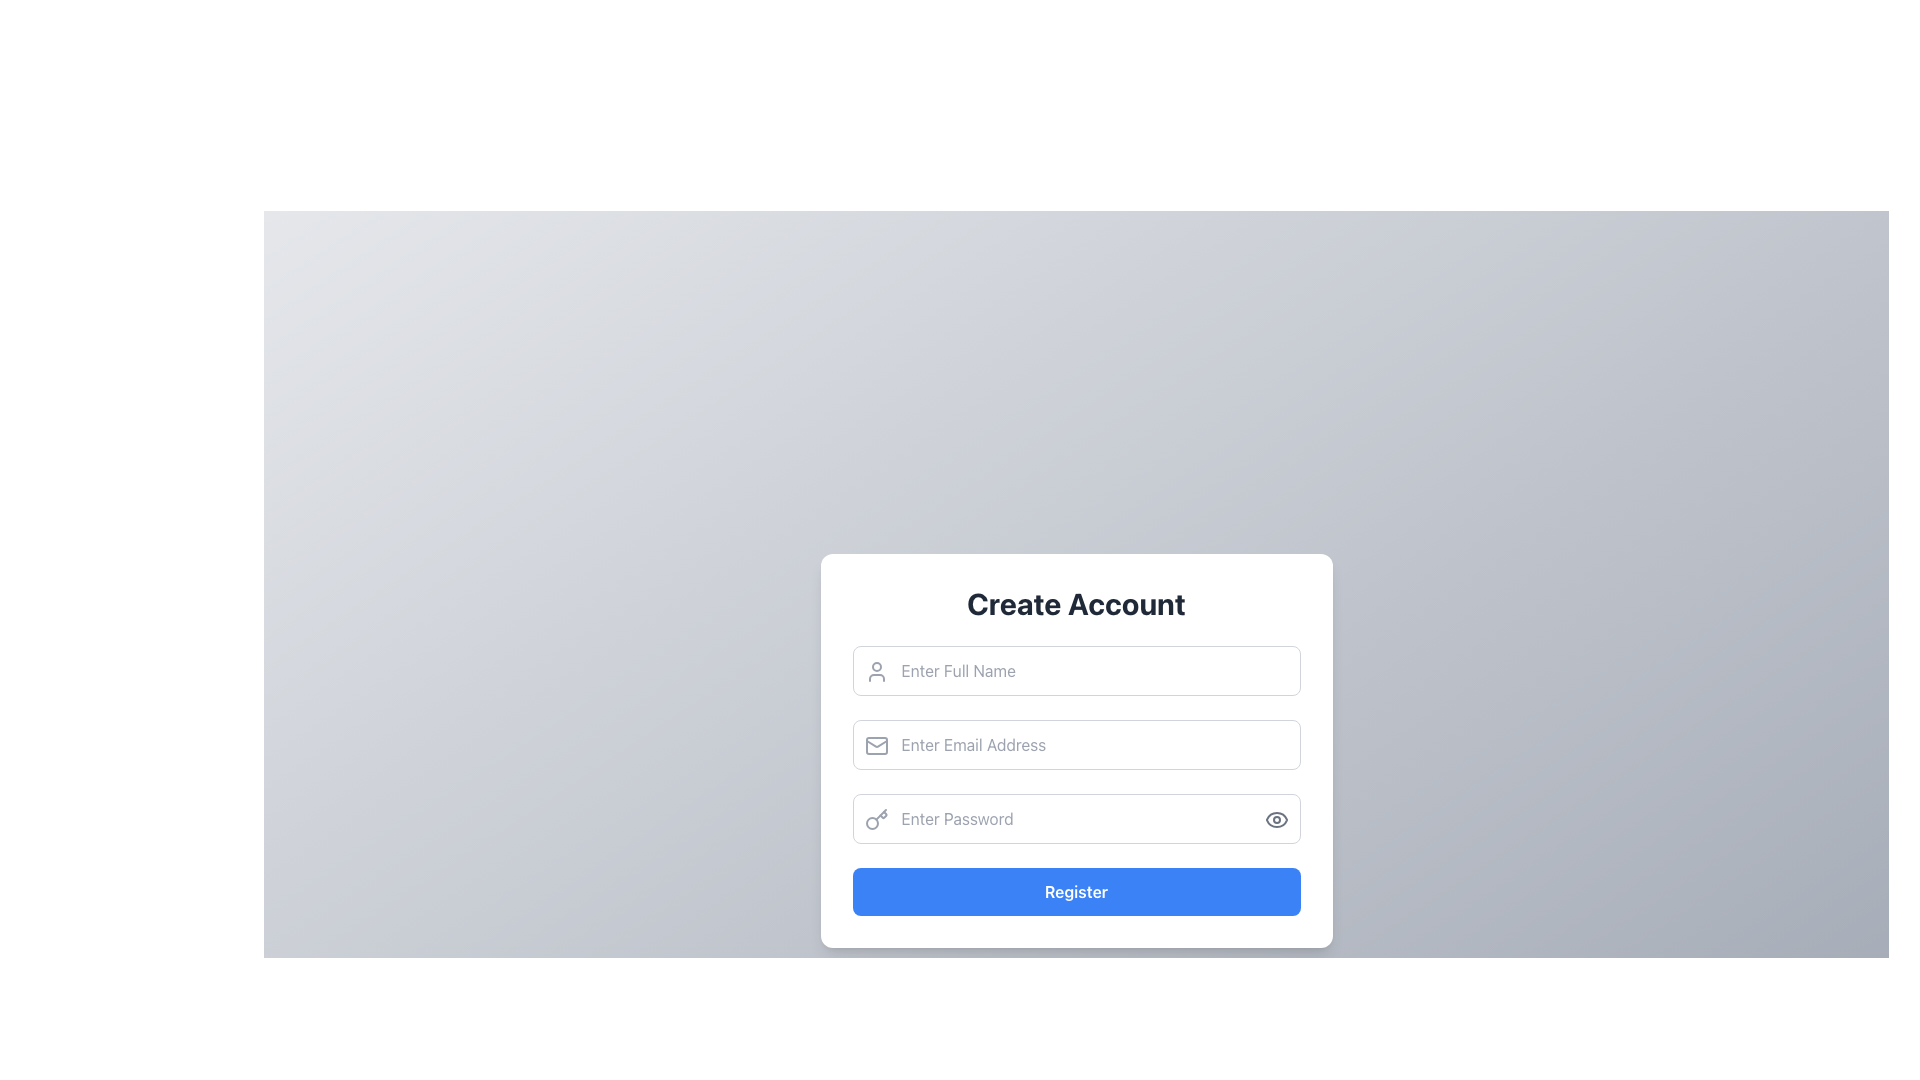 Image resolution: width=1920 pixels, height=1080 pixels. I want to click on the eye icon located on the right side of the 'Enter Password' input field, so click(1275, 820).